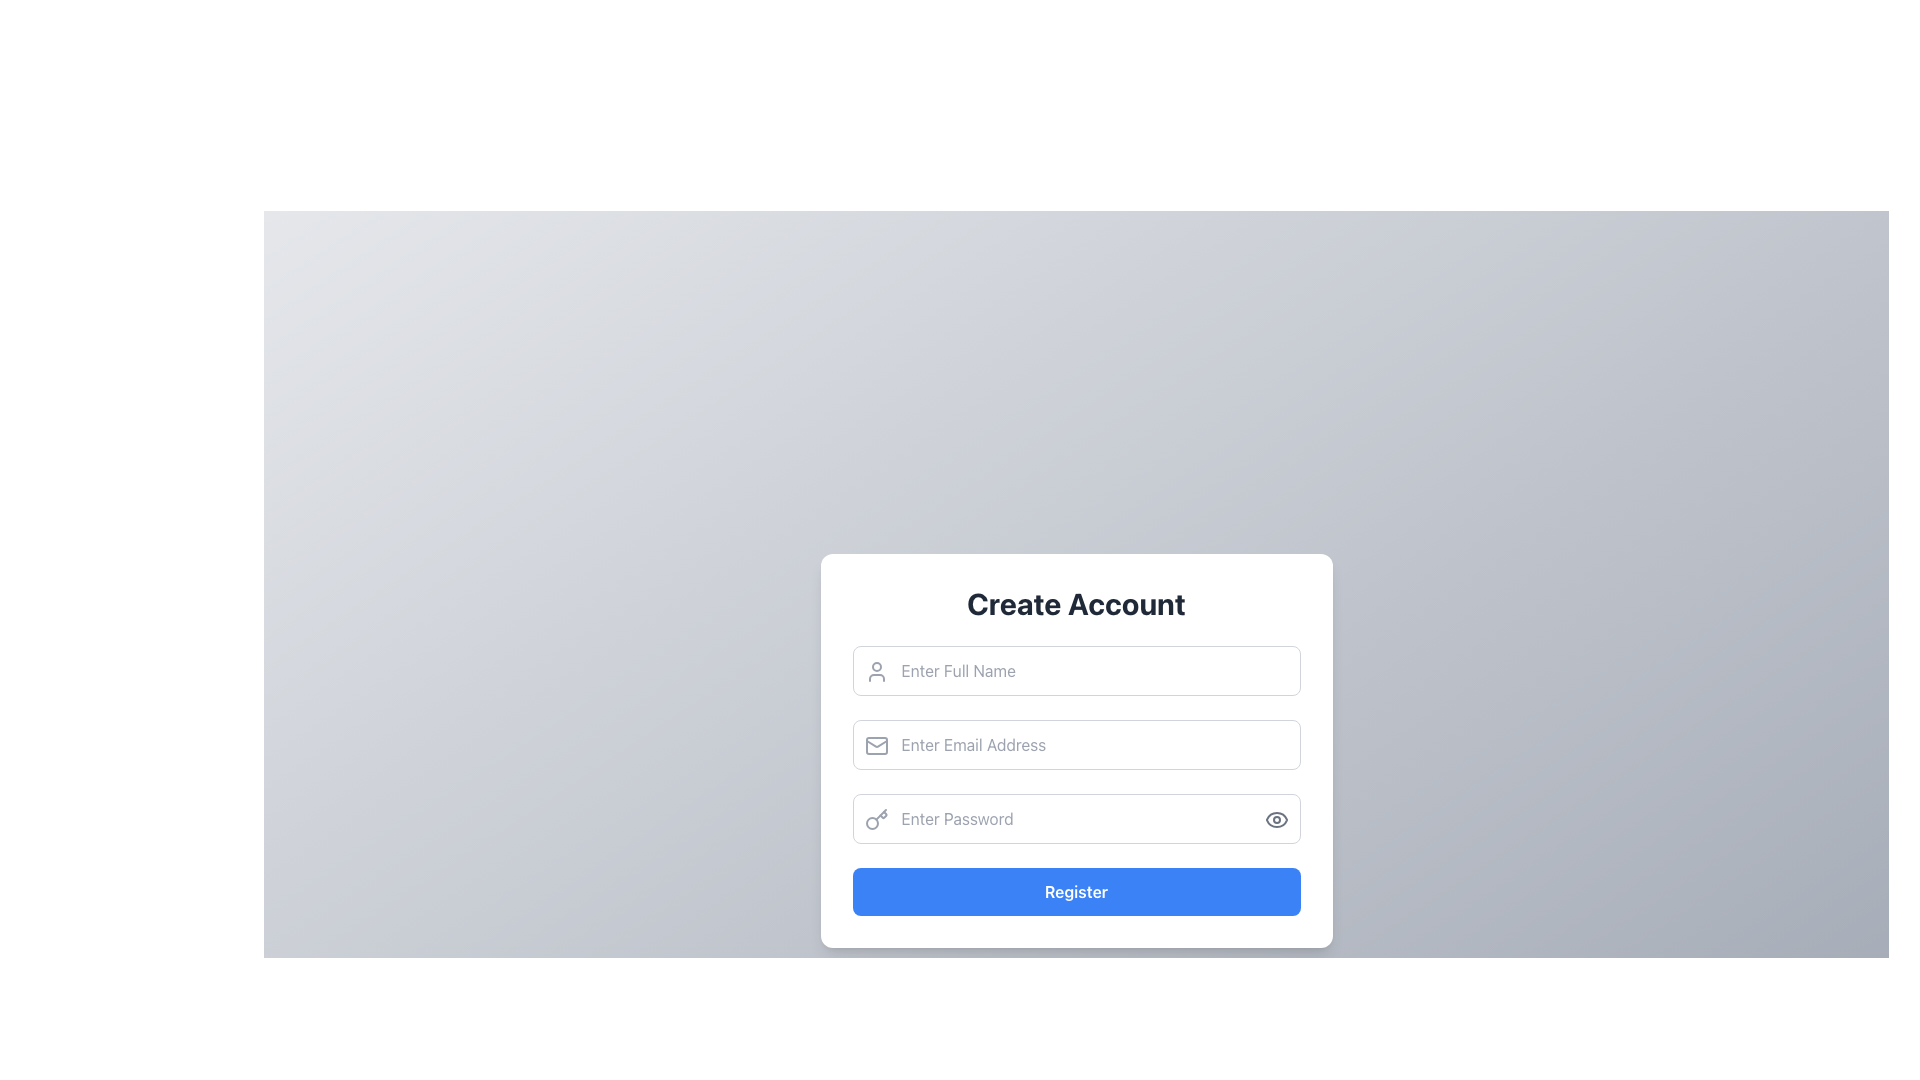 Image resolution: width=1920 pixels, height=1080 pixels. I want to click on the eye icon located on the right side of the 'Enter Password' input field, so click(1275, 820).